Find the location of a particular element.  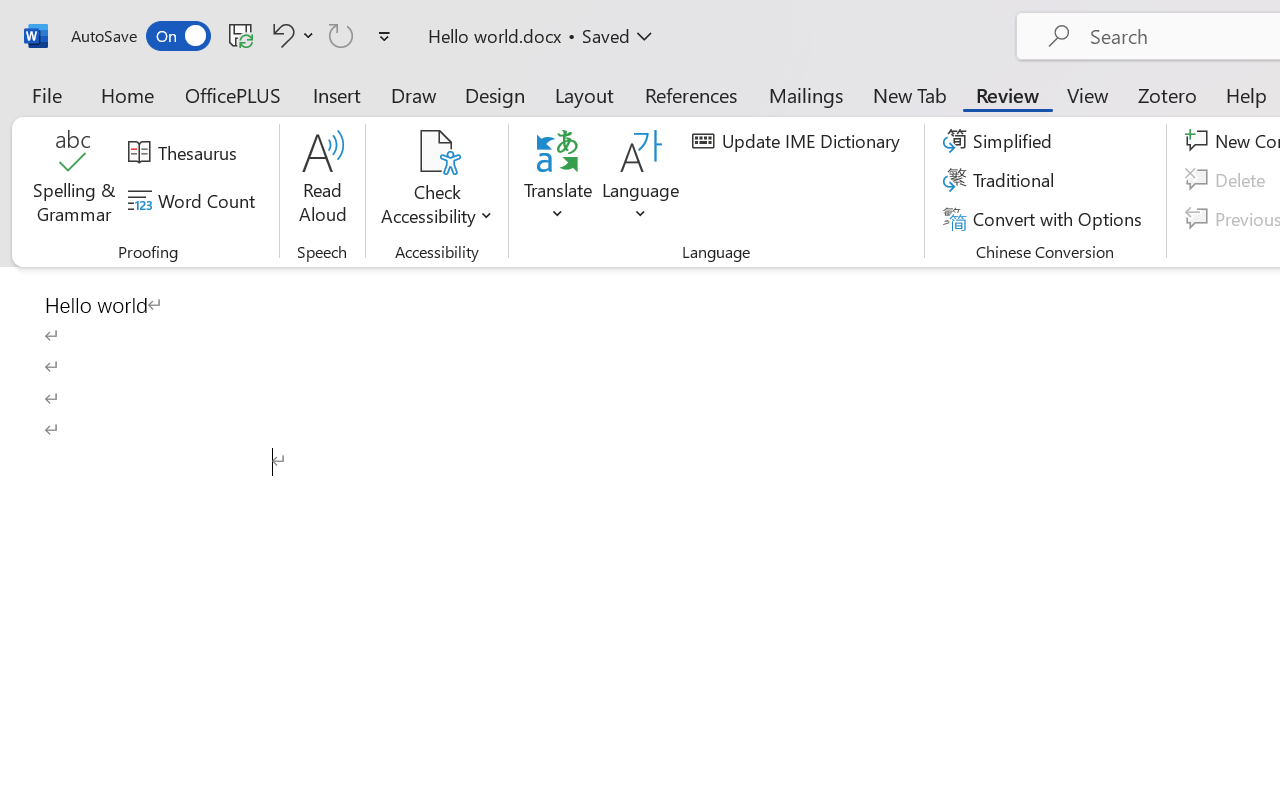

'Design' is located at coordinates (495, 94).